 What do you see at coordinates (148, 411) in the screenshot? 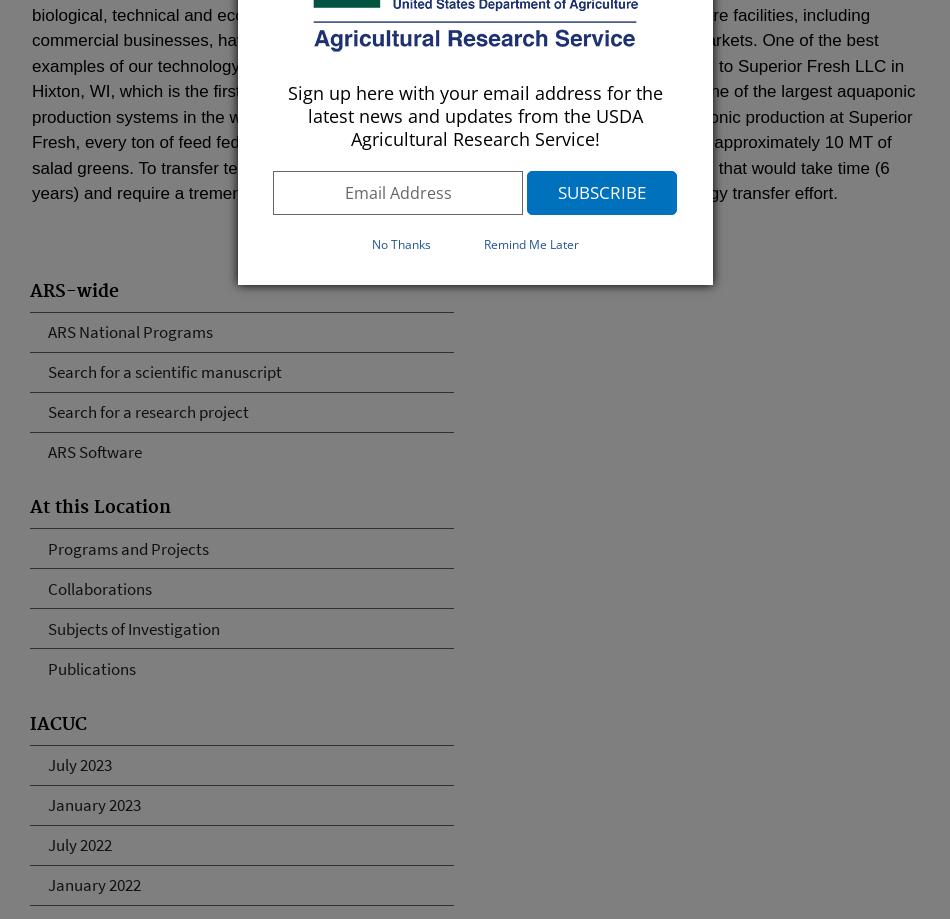
I see `'Search for a research project'` at bounding box center [148, 411].